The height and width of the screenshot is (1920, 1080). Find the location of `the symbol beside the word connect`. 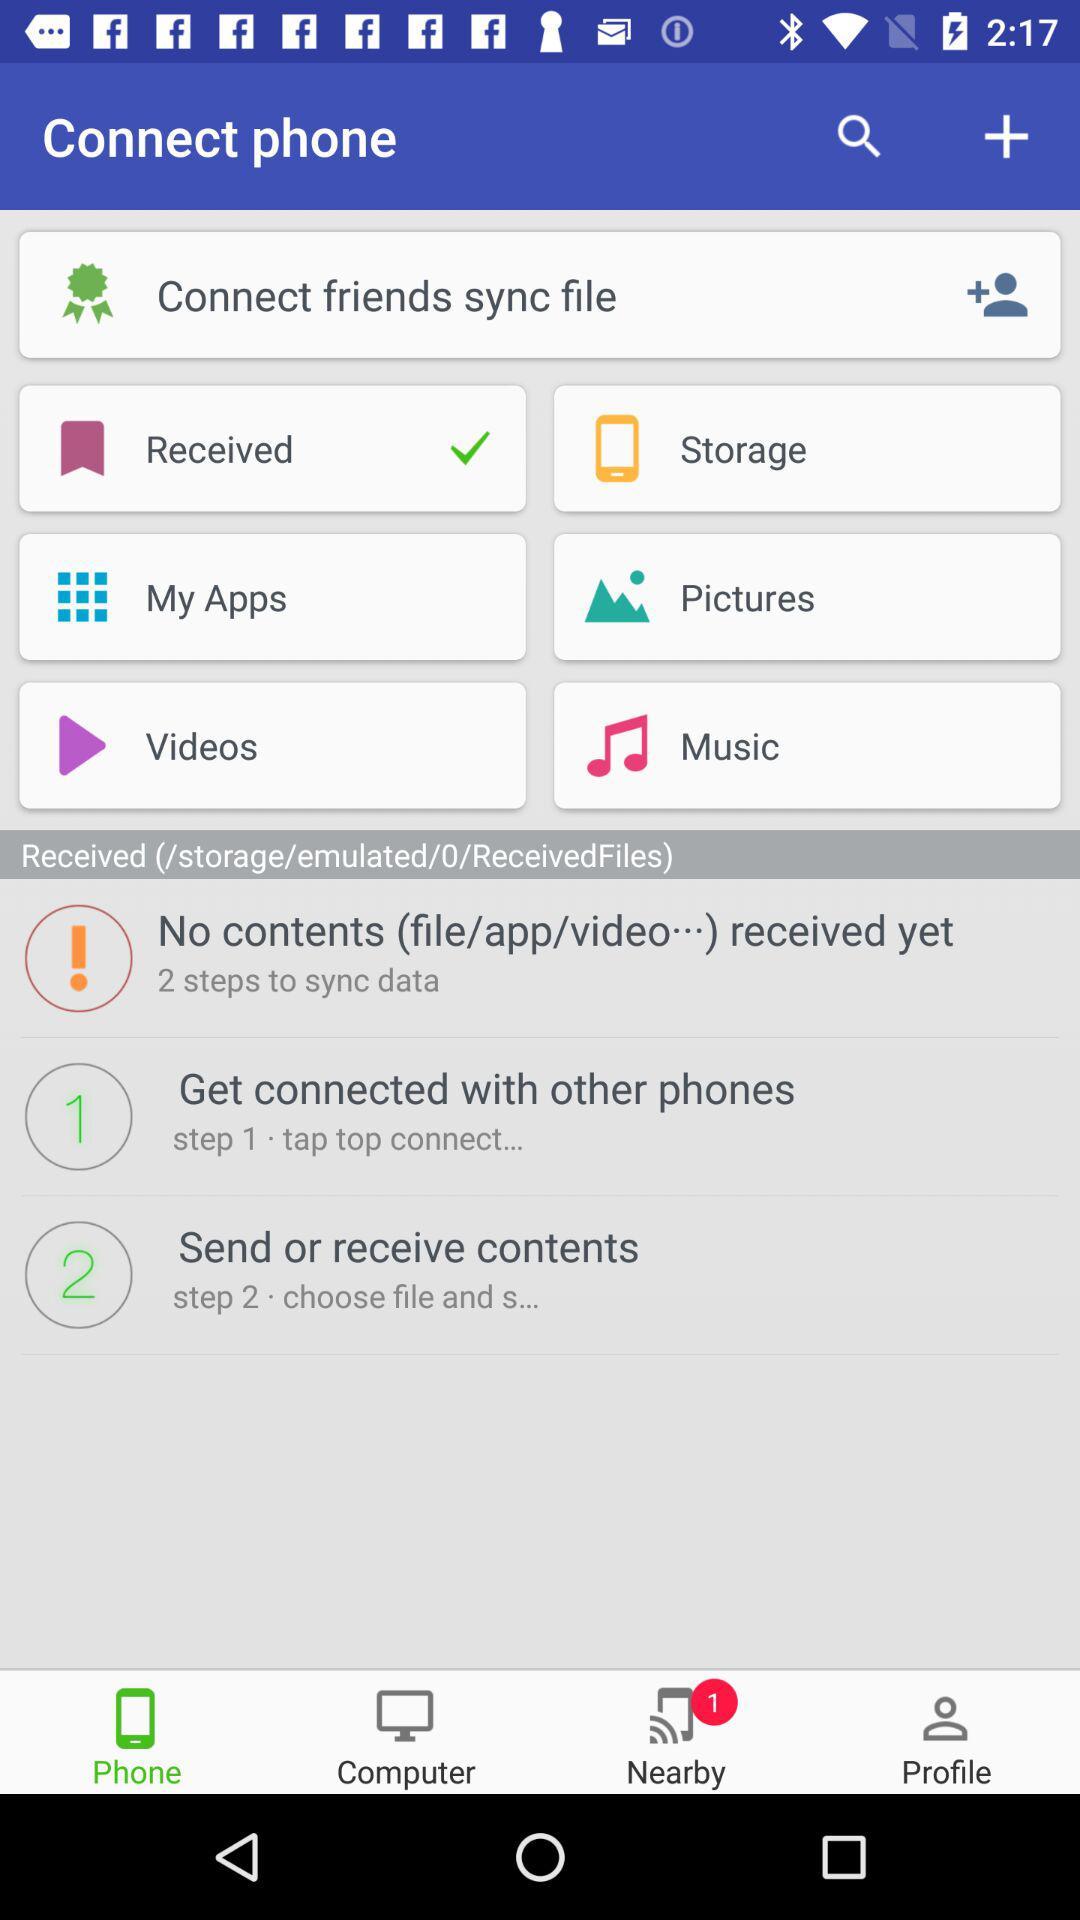

the symbol beside the word connect is located at coordinates (87, 293).